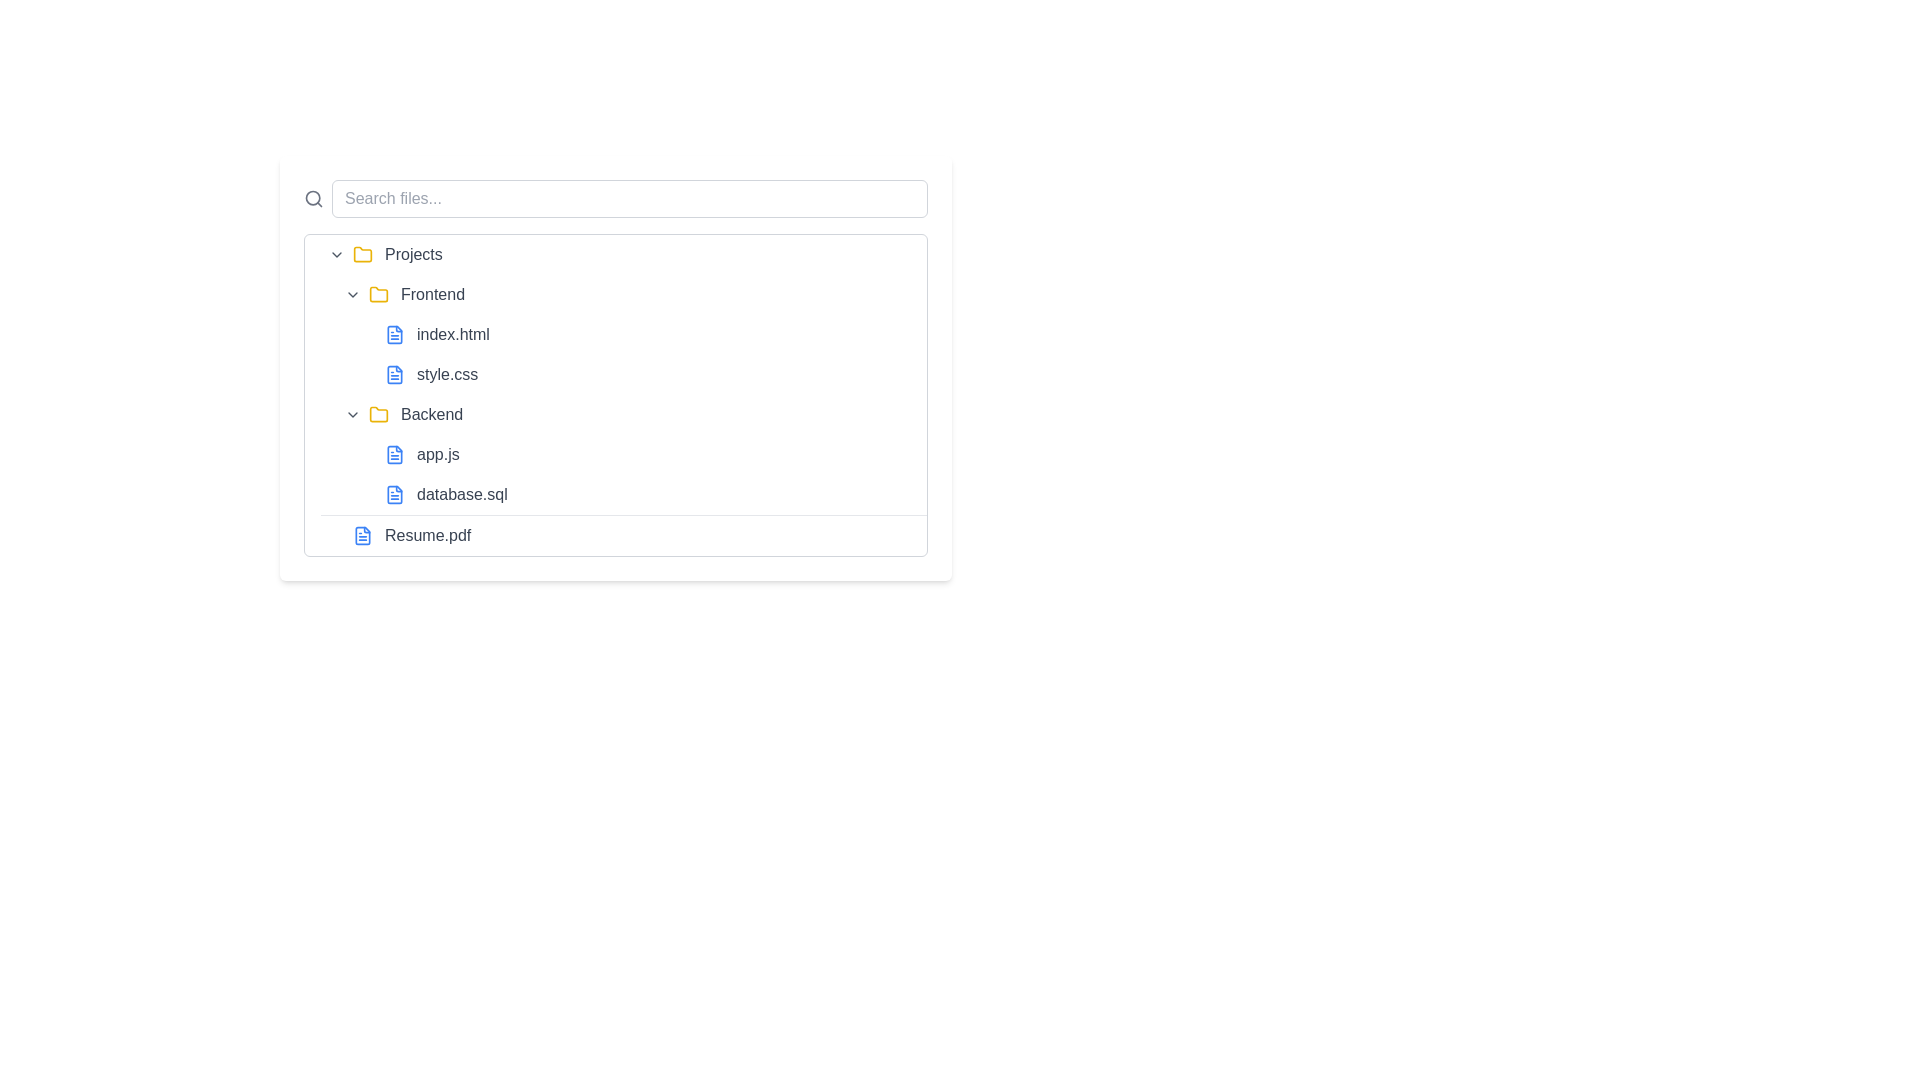 Image resolution: width=1920 pixels, height=1080 pixels. I want to click on to select the file named 'style.css' in the file tree, which is part of the 'Frontend' folder under the 'Projects' directory, so click(446, 374).